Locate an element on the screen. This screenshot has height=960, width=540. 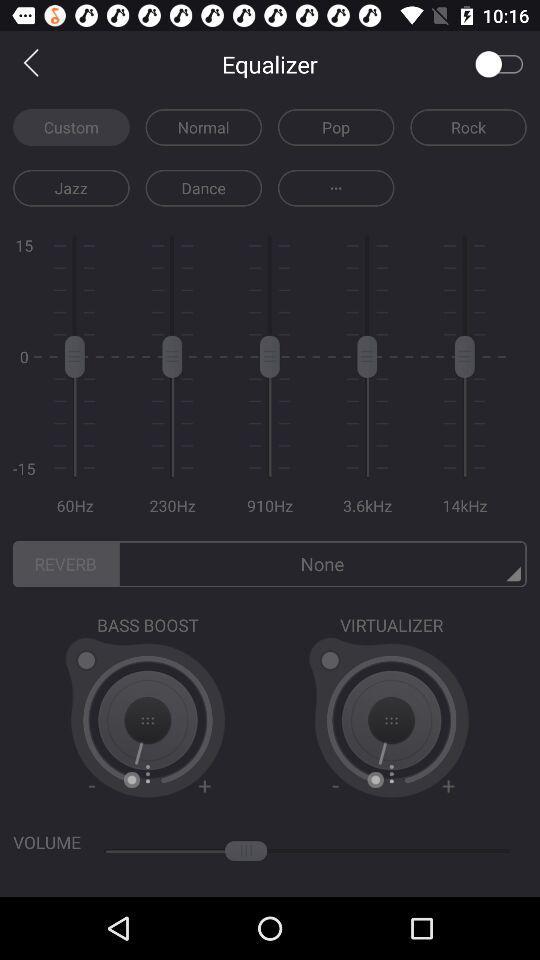
the add icon is located at coordinates (391, 770).